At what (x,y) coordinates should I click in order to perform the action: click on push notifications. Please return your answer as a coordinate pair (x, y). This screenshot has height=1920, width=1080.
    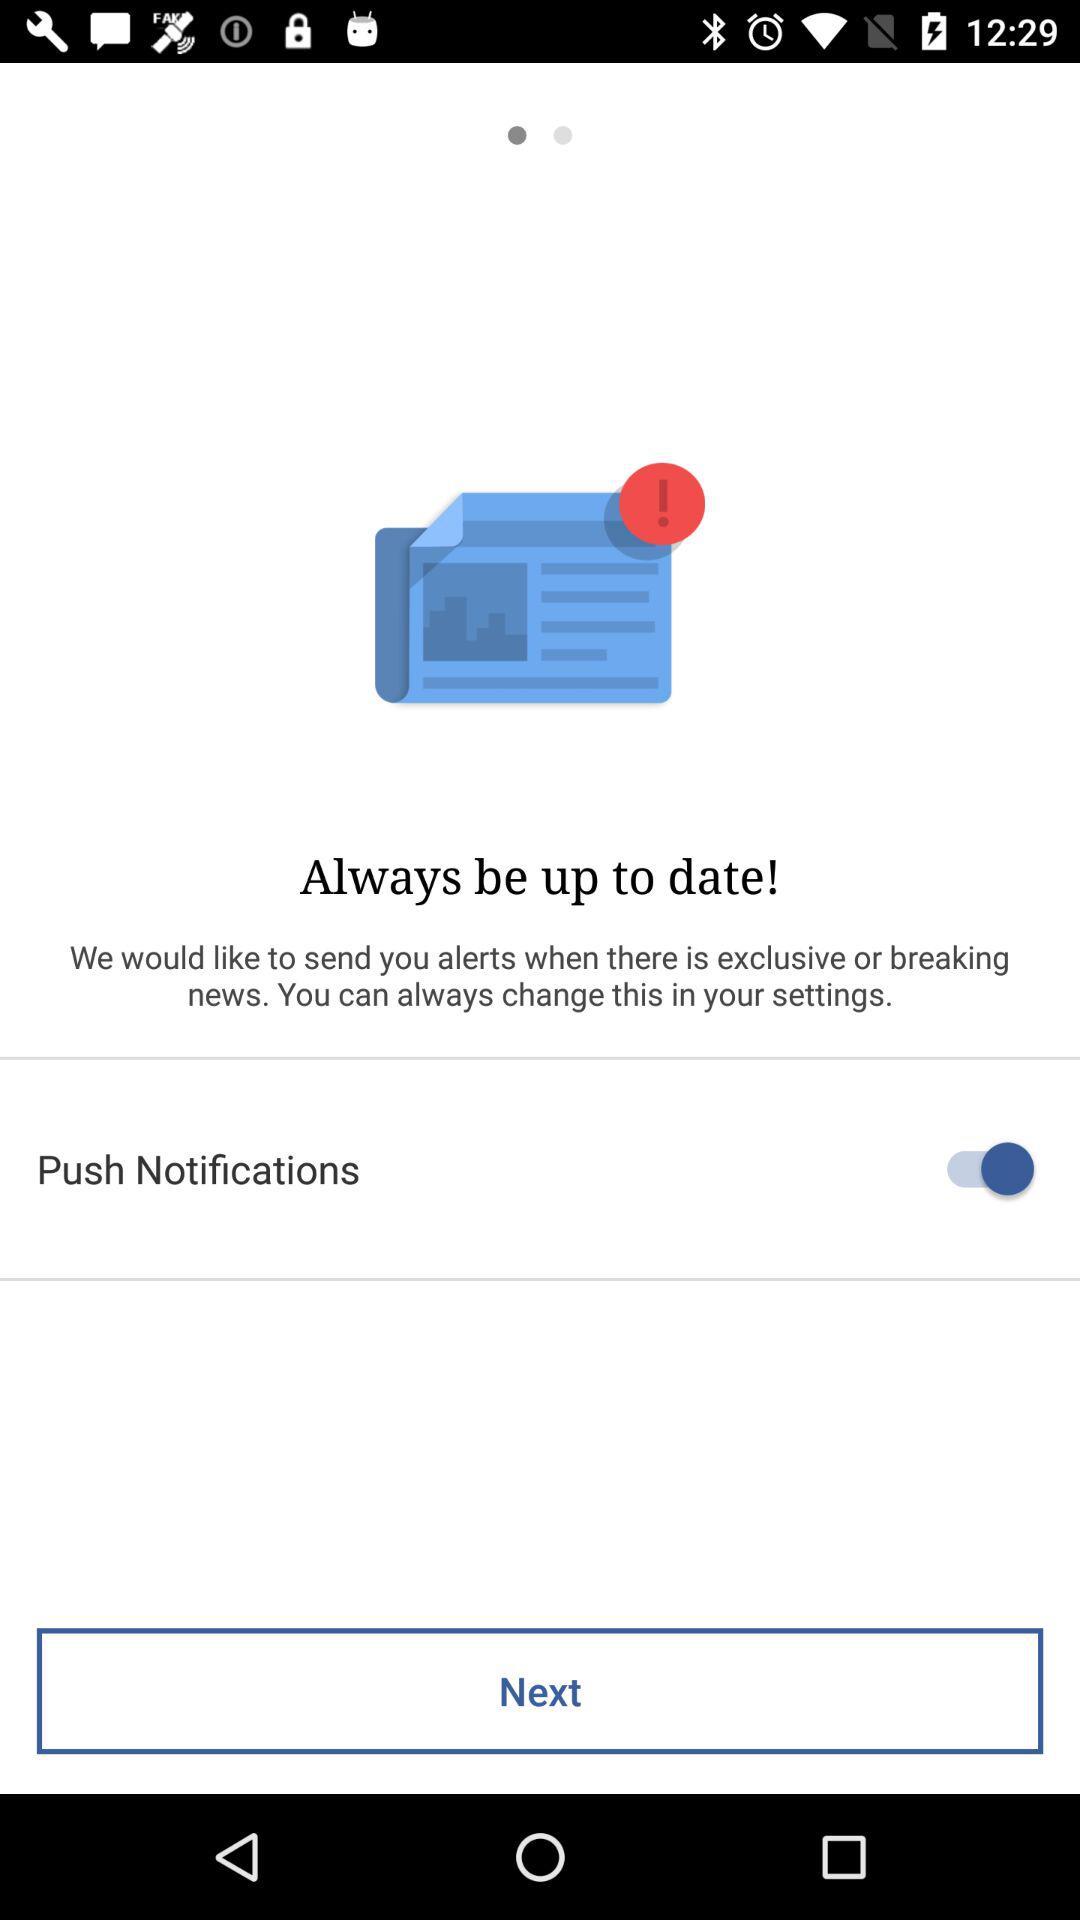
    Looking at the image, I should click on (540, 1168).